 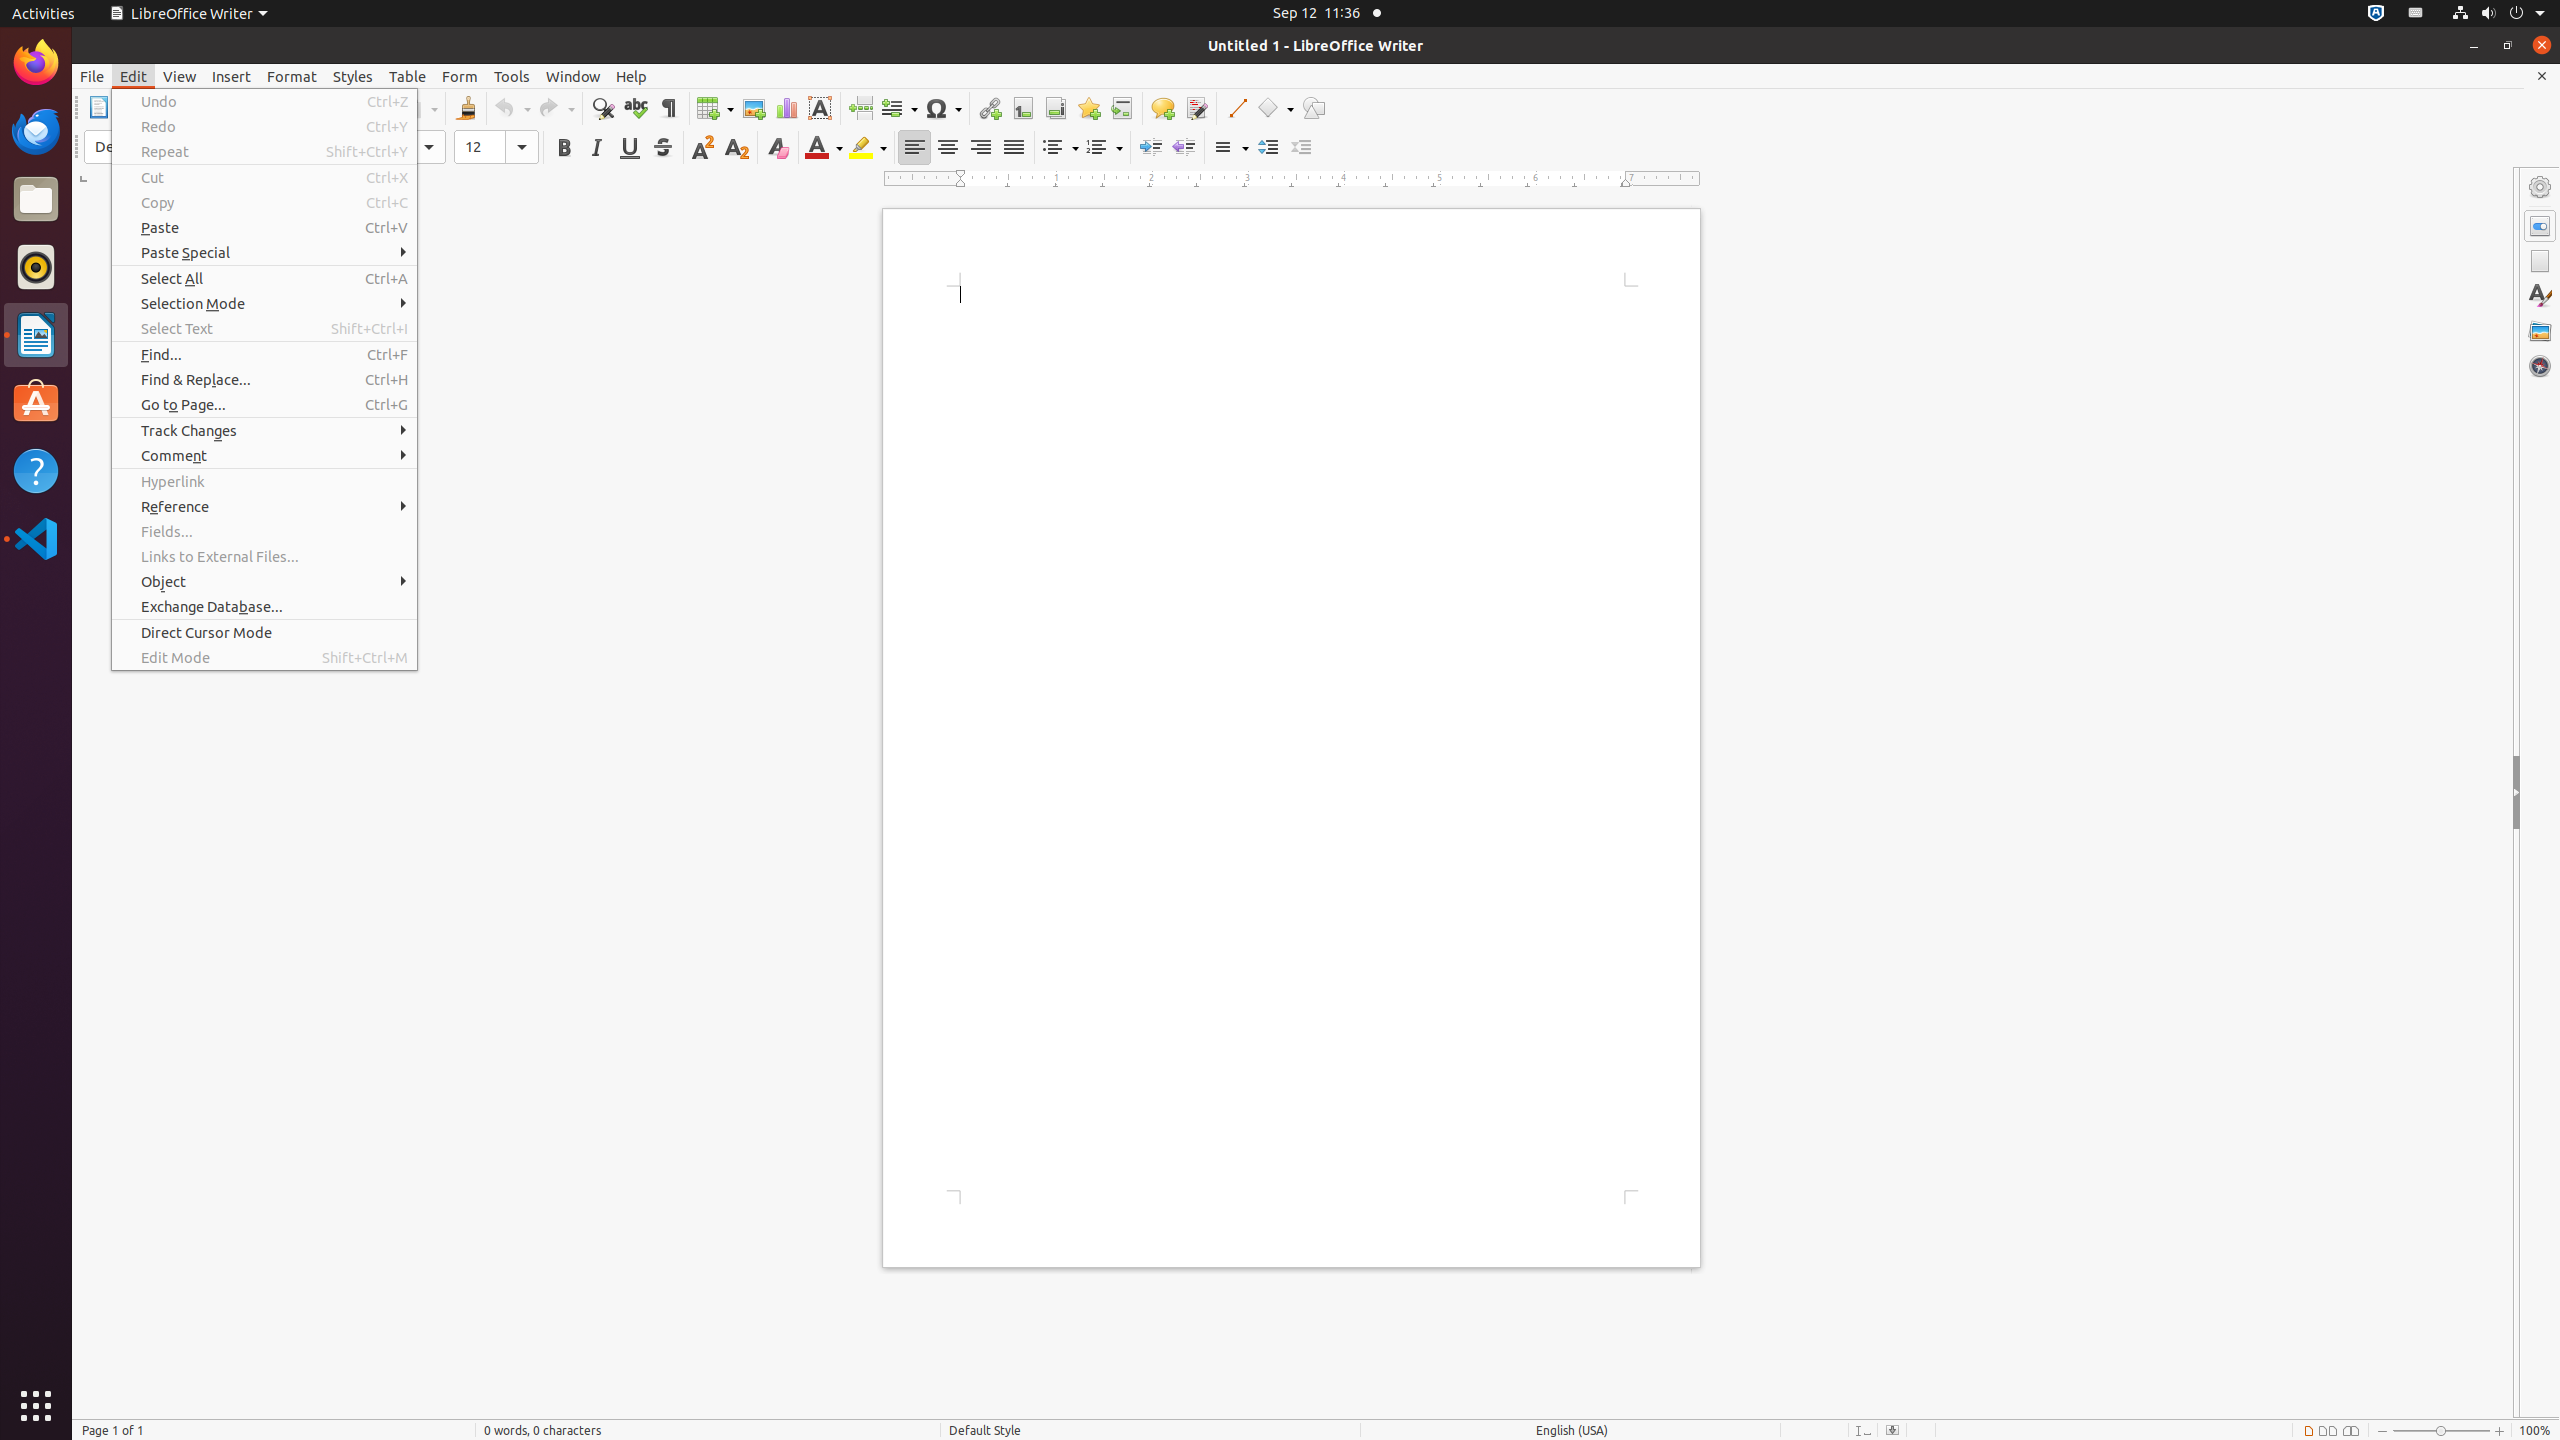 I want to click on 'Copy', so click(x=264, y=202).